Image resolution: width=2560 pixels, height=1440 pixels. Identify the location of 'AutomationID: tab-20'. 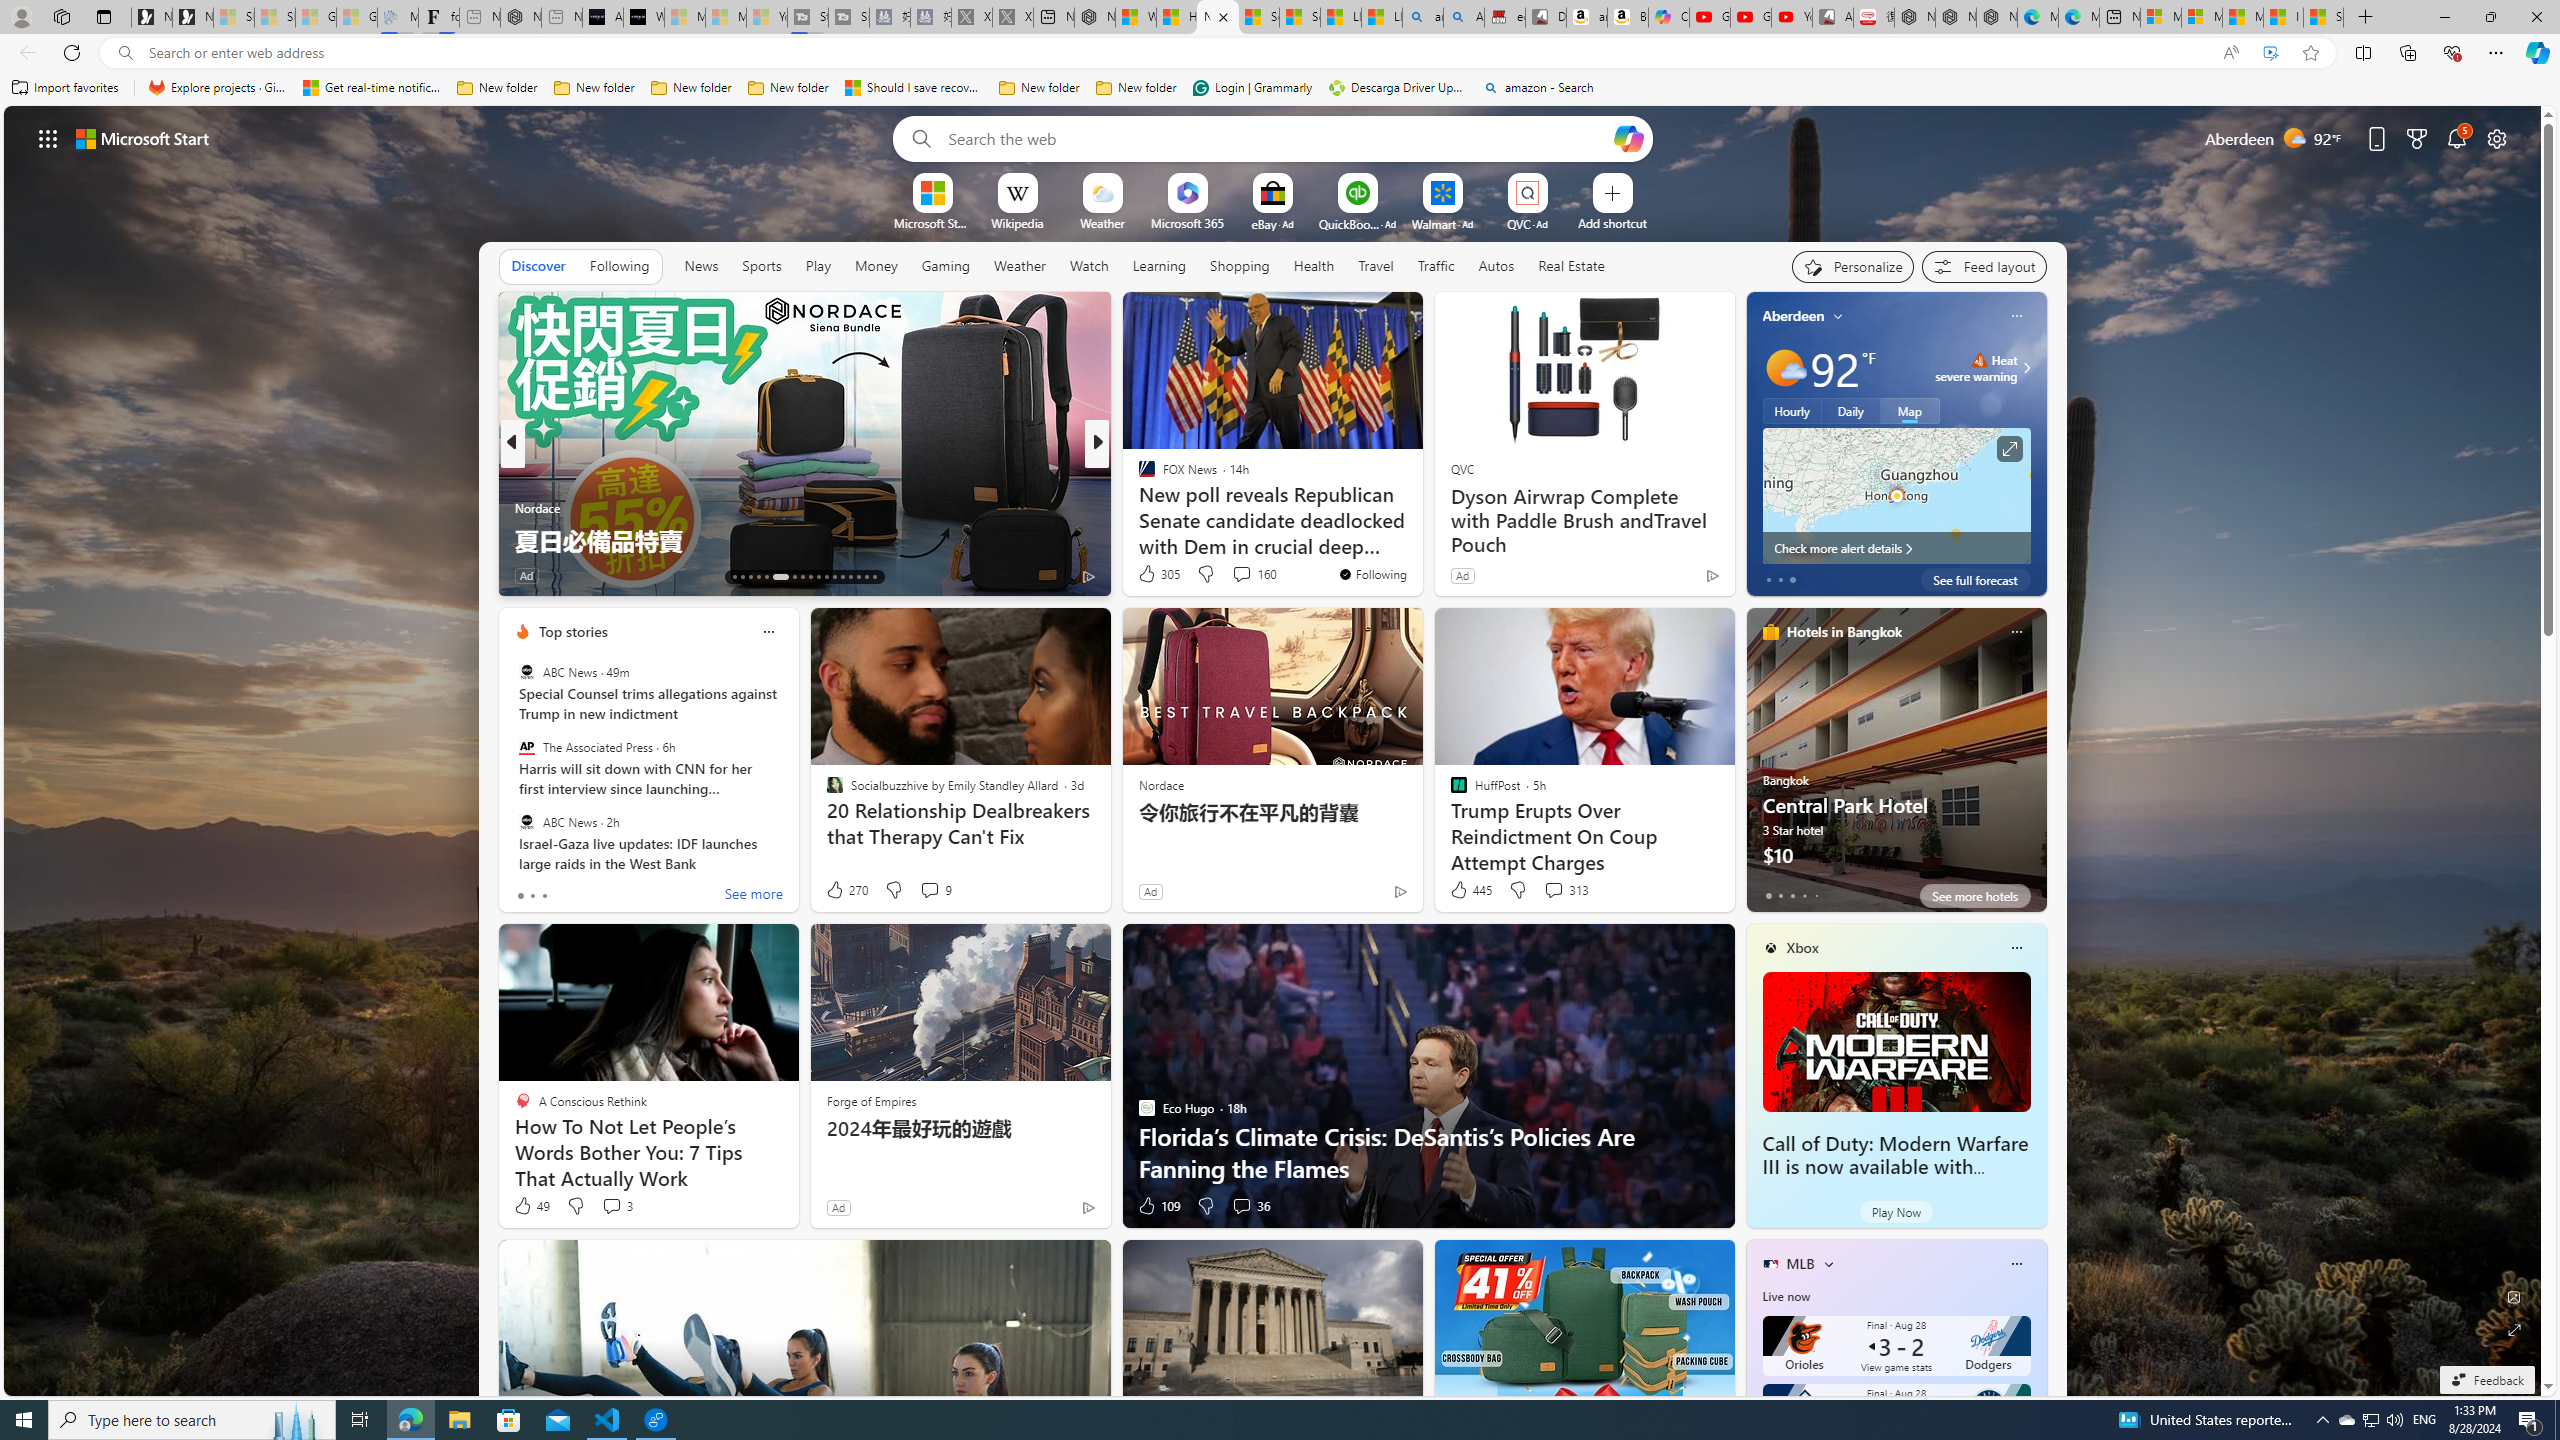
(802, 577).